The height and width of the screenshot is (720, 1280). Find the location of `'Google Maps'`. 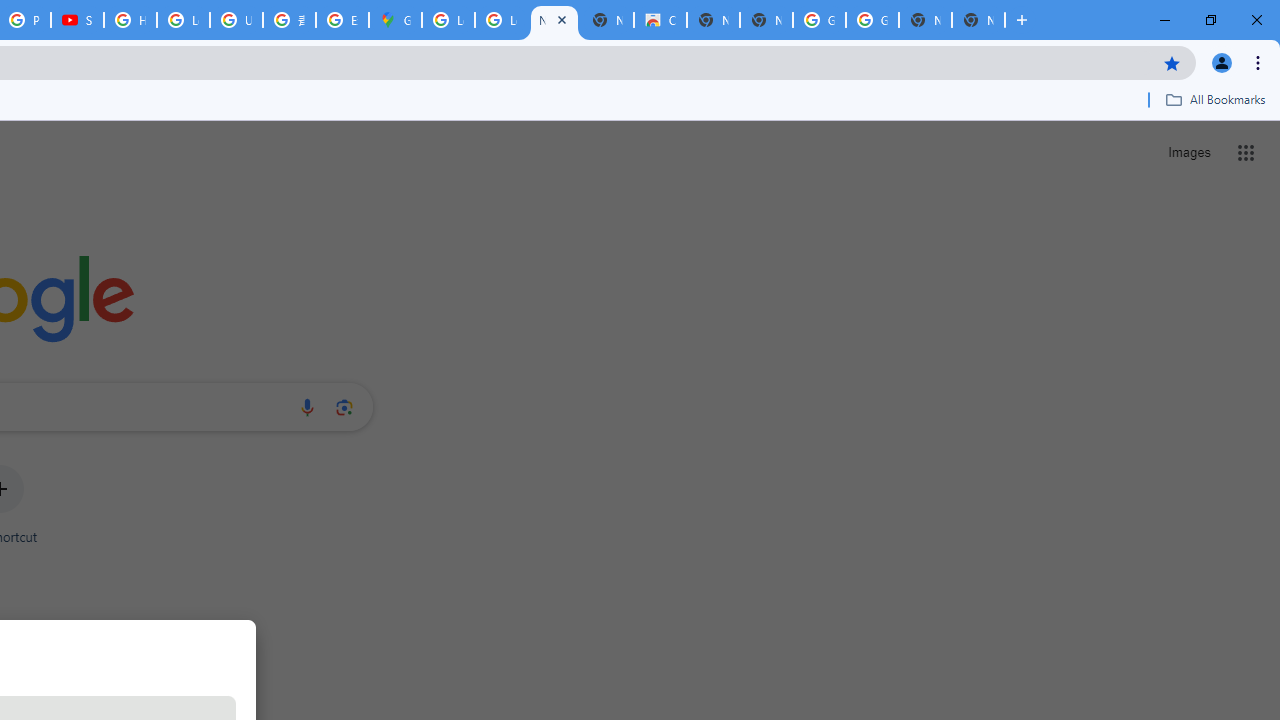

'Google Maps' is located at coordinates (395, 20).